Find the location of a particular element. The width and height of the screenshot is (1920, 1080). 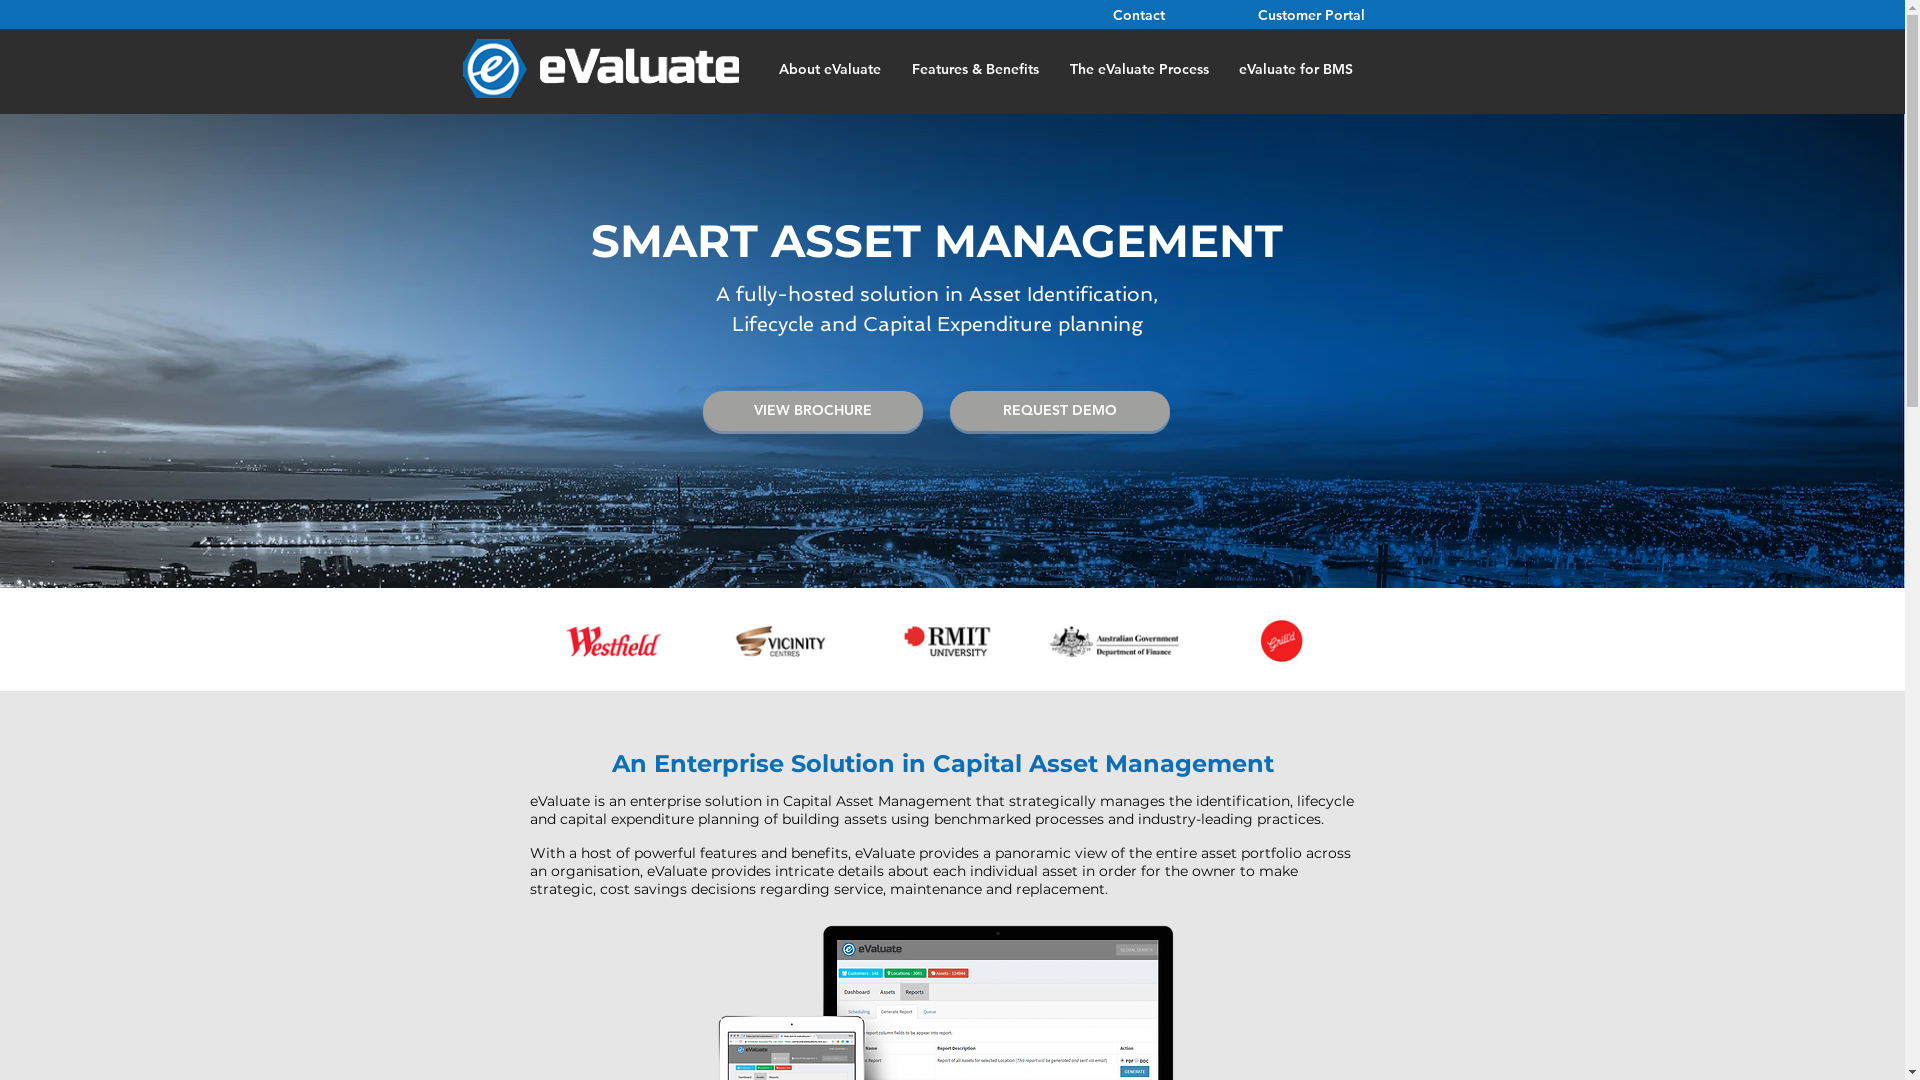

'Customer Portal' is located at coordinates (1310, 15).